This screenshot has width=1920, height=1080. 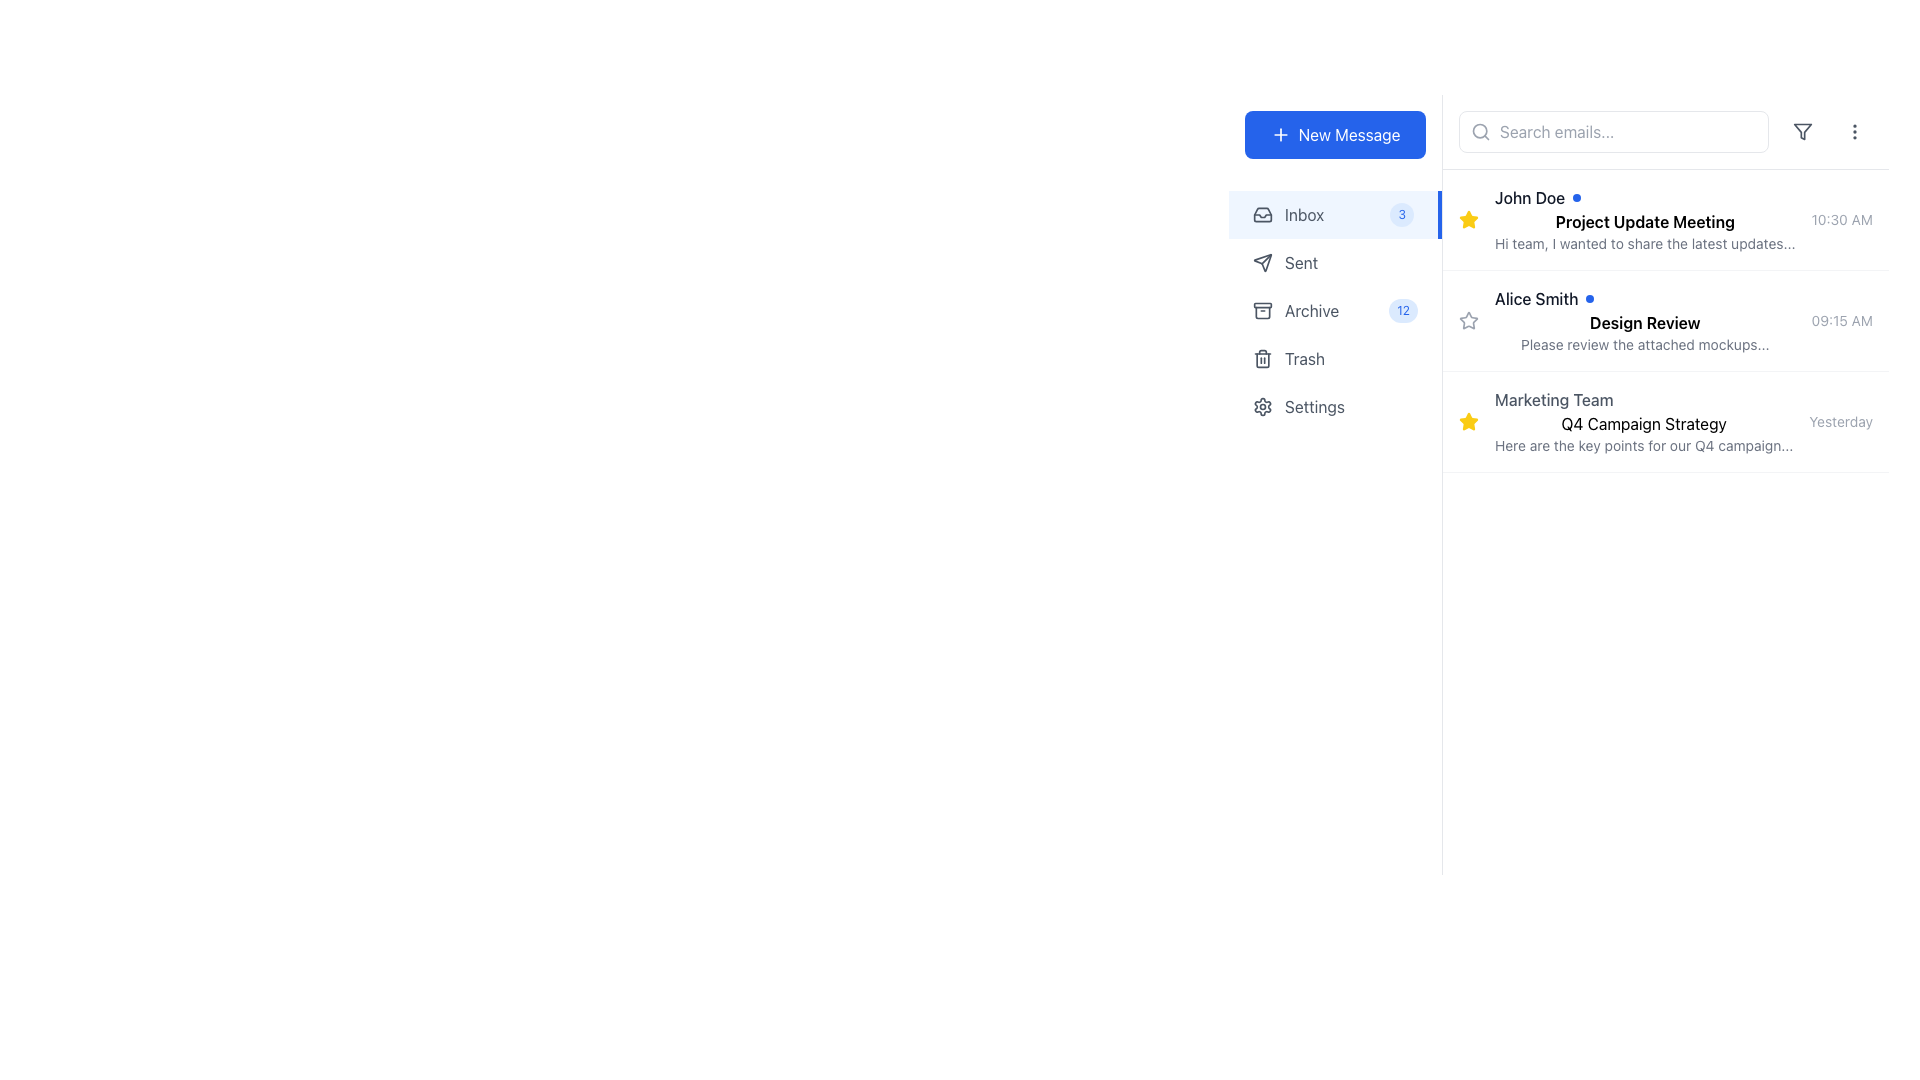 What do you see at coordinates (1853, 131) in the screenshot?
I see `the ellipsis button located in the top-most row of the right section, which is the last item in the row` at bounding box center [1853, 131].